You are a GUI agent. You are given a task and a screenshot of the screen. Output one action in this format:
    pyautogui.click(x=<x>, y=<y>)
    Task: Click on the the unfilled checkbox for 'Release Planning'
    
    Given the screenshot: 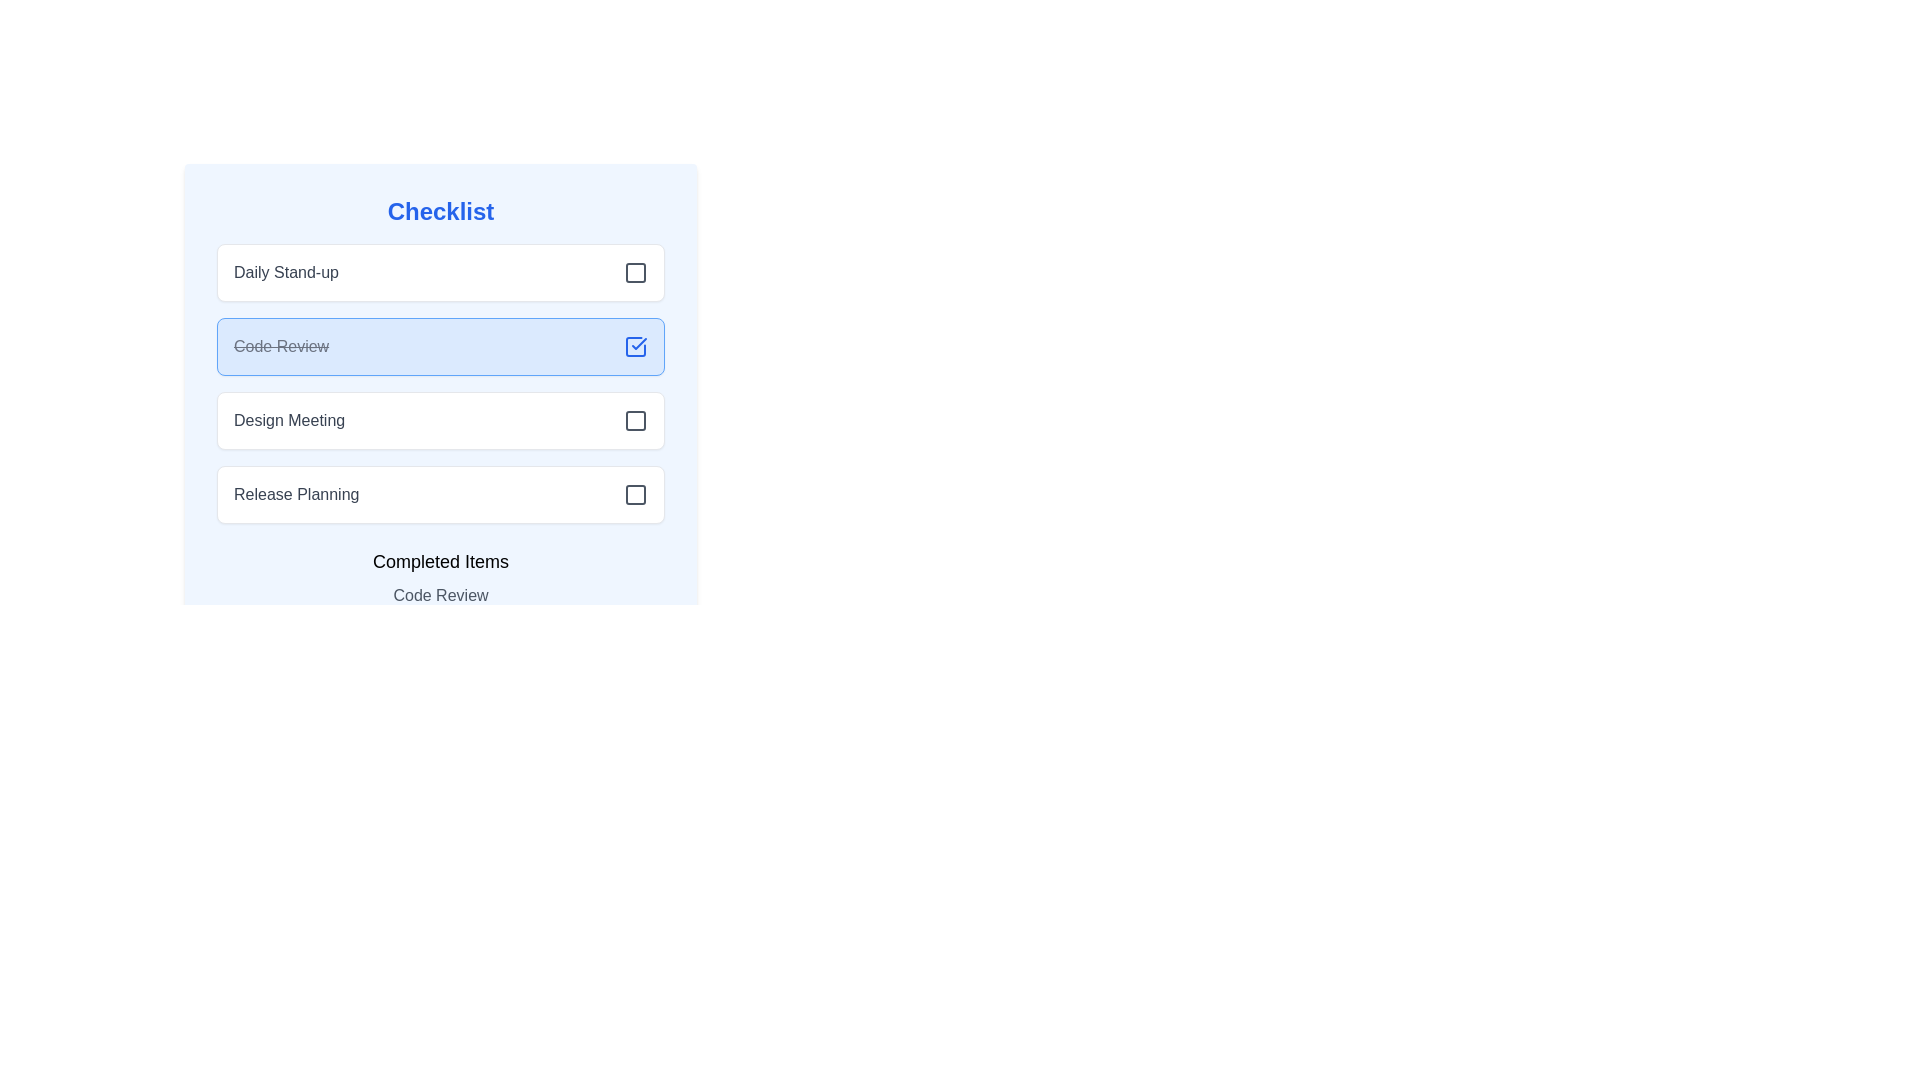 What is the action you would take?
    pyautogui.click(x=634, y=494)
    